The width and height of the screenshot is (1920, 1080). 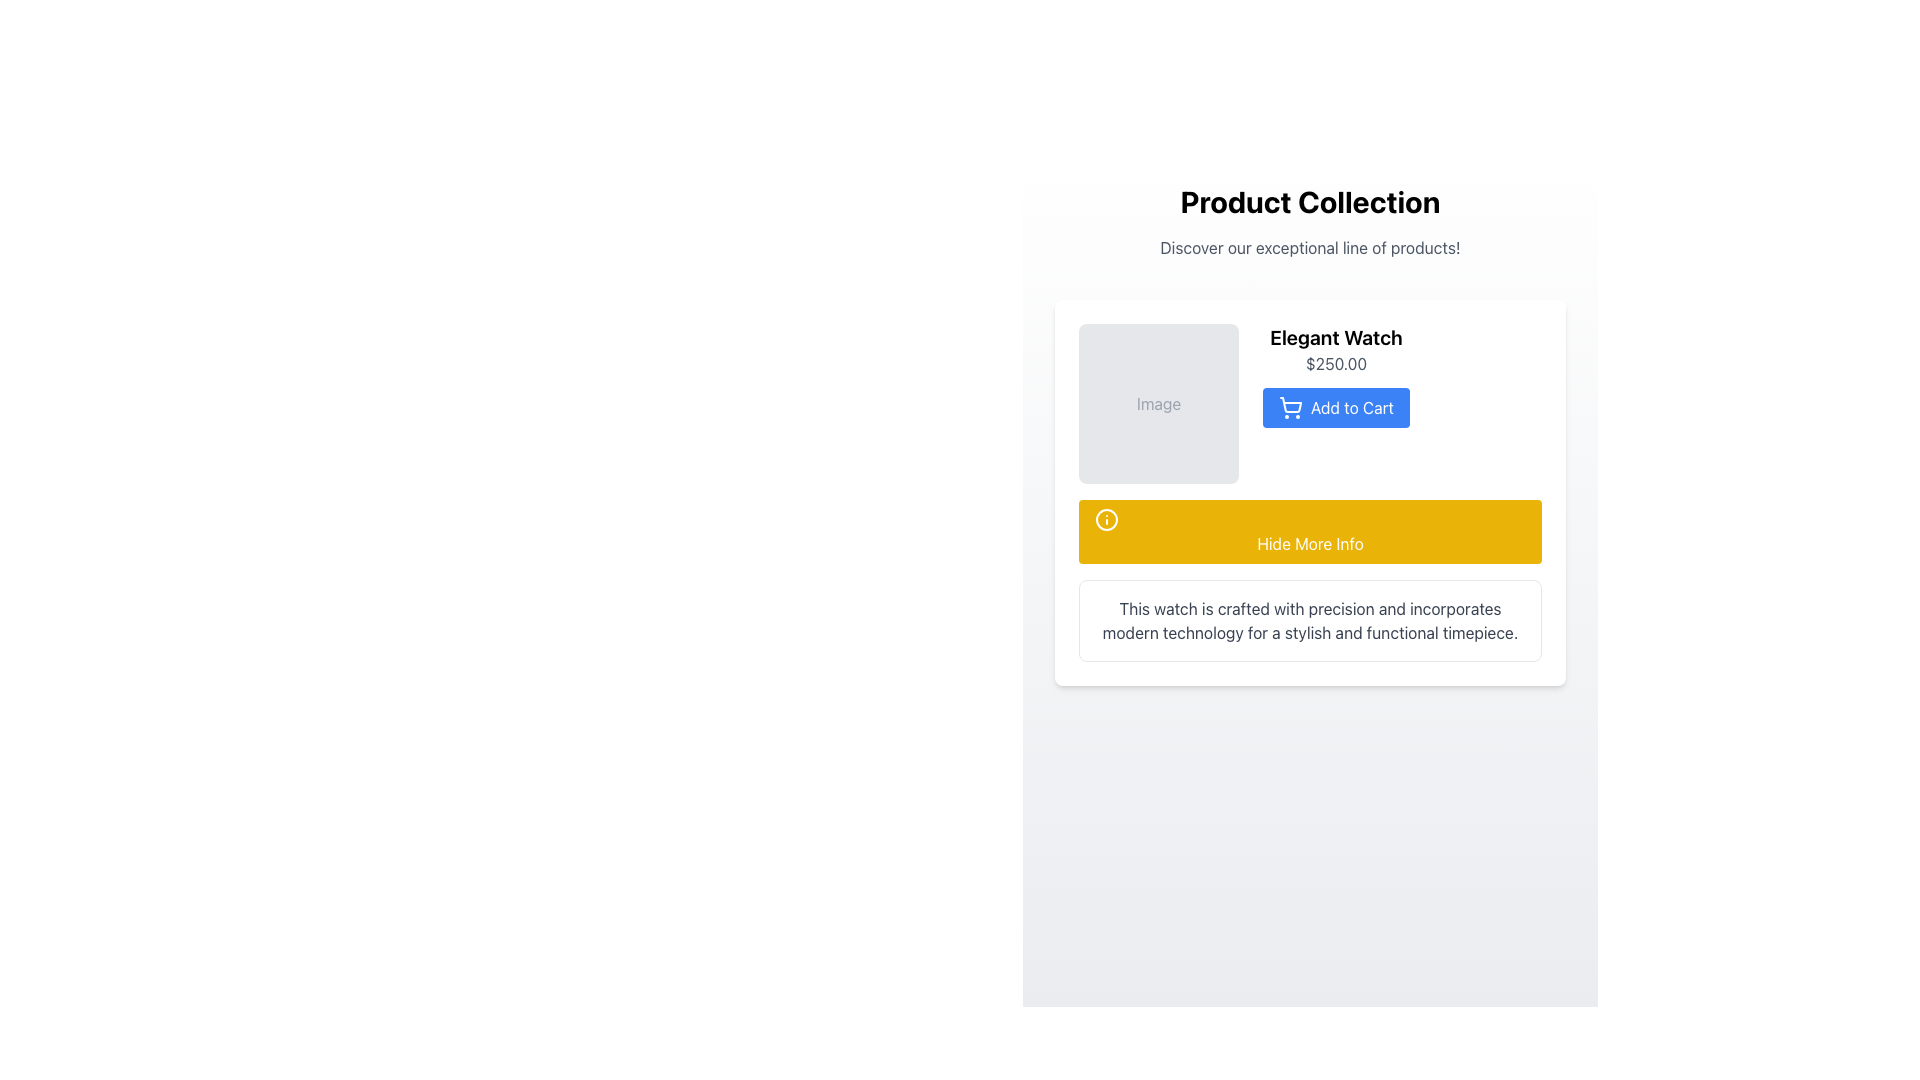 What do you see at coordinates (1106, 519) in the screenshot?
I see `the small circular info icon located inside the yellow button labeled 'Hide More Info'` at bounding box center [1106, 519].